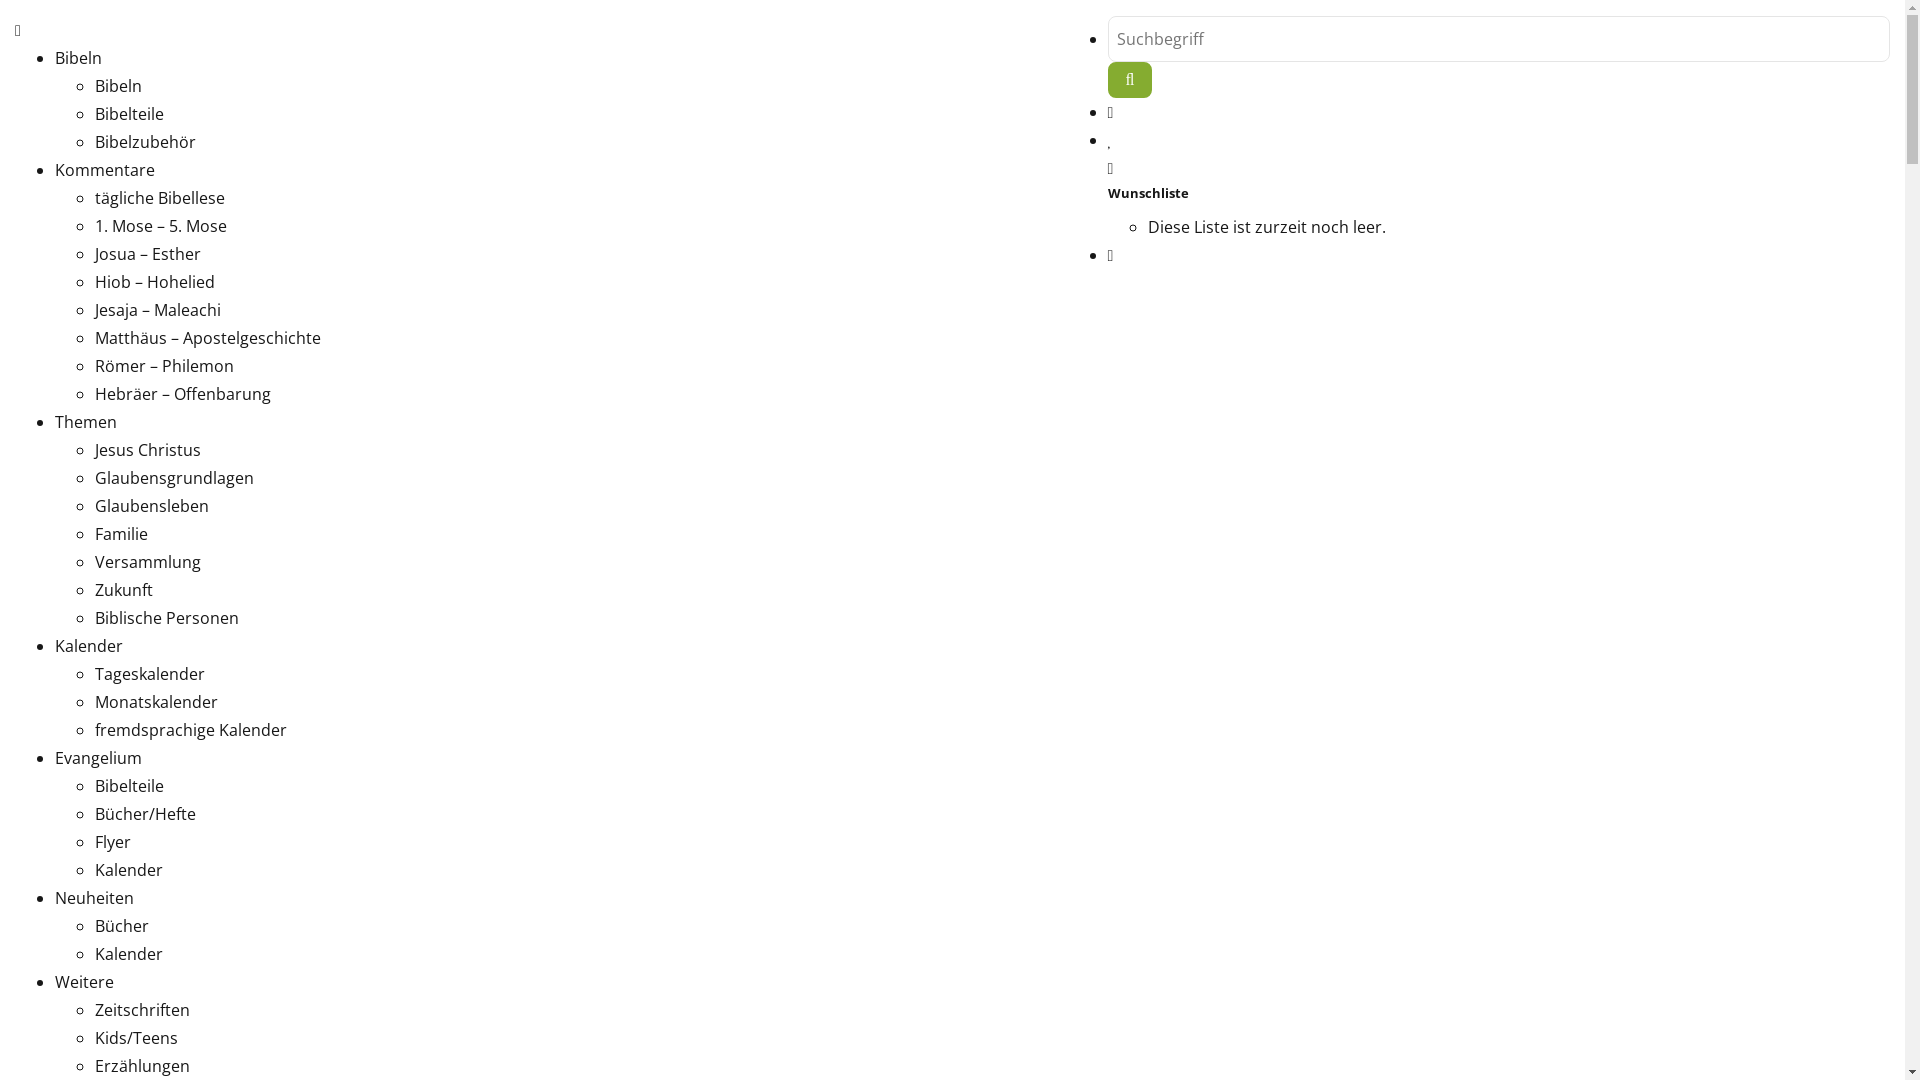  What do you see at coordinates (167, 616) in the screenshot?
I see `'Biblische Personen'` at bounding box center [167, 616].